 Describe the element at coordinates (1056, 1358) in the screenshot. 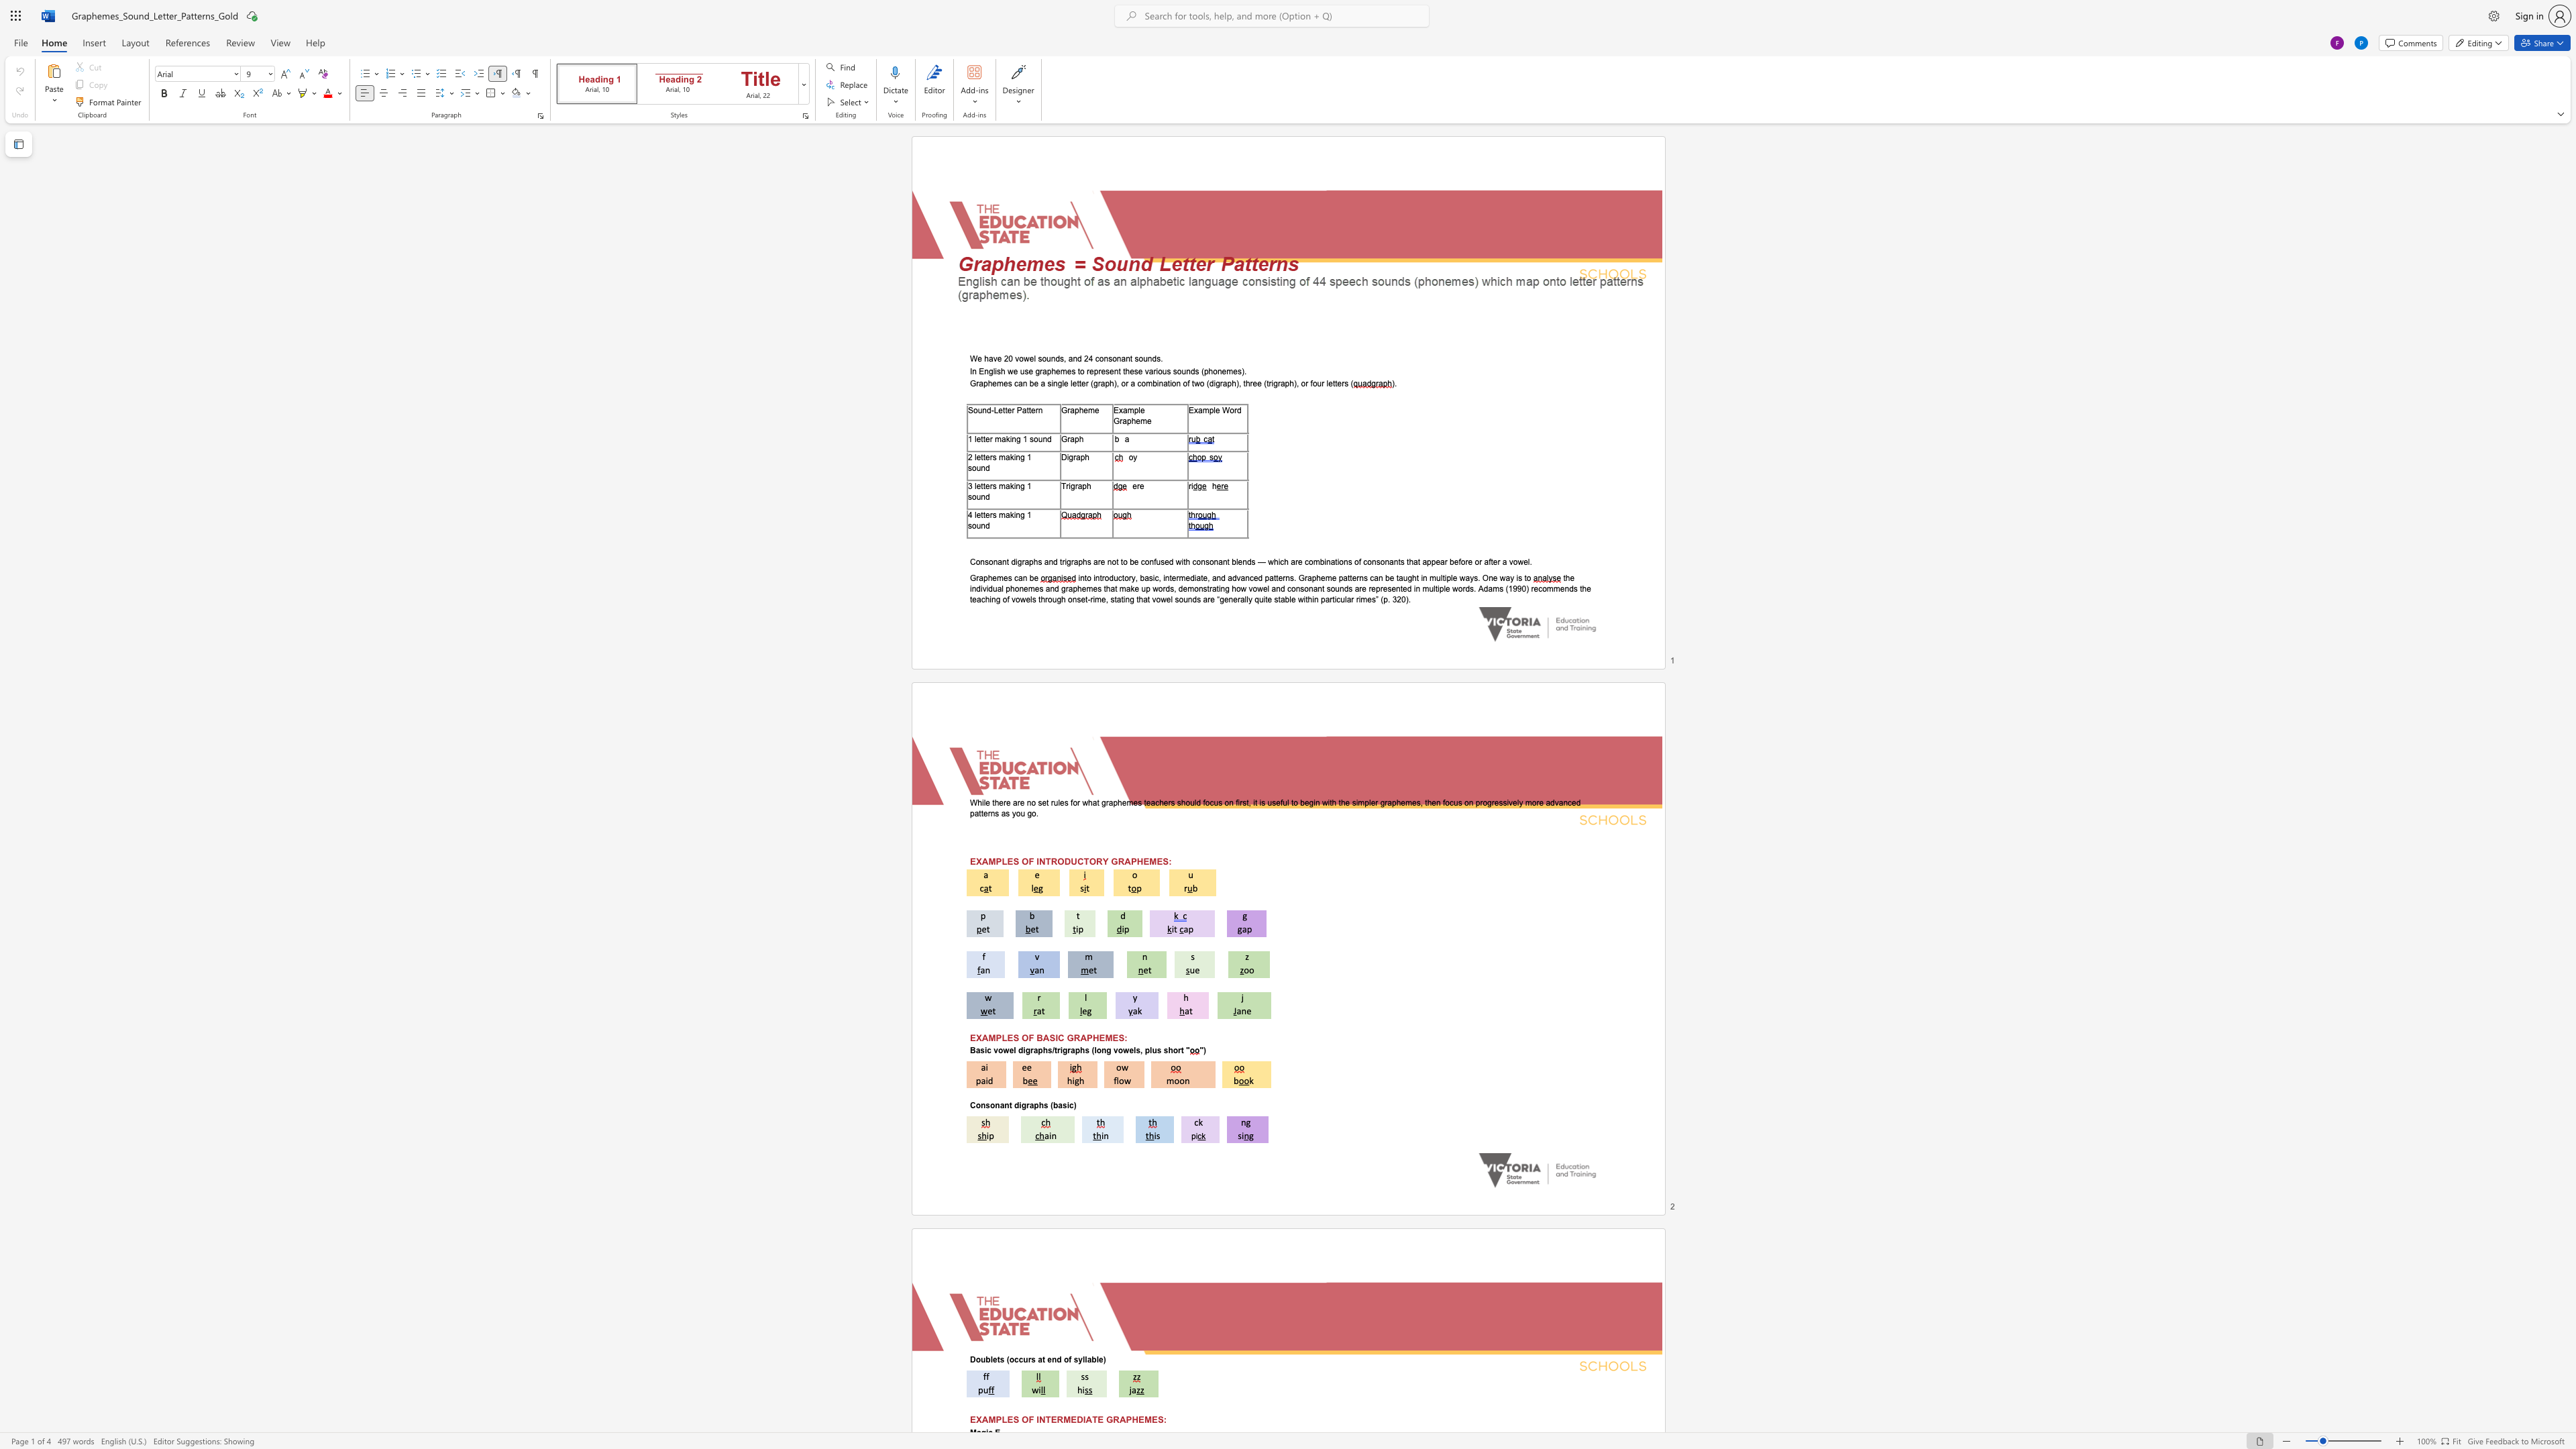

I see `the subset text "d of syllable)" within the text "Doublets (occurs at end of syllable)"` at that location.